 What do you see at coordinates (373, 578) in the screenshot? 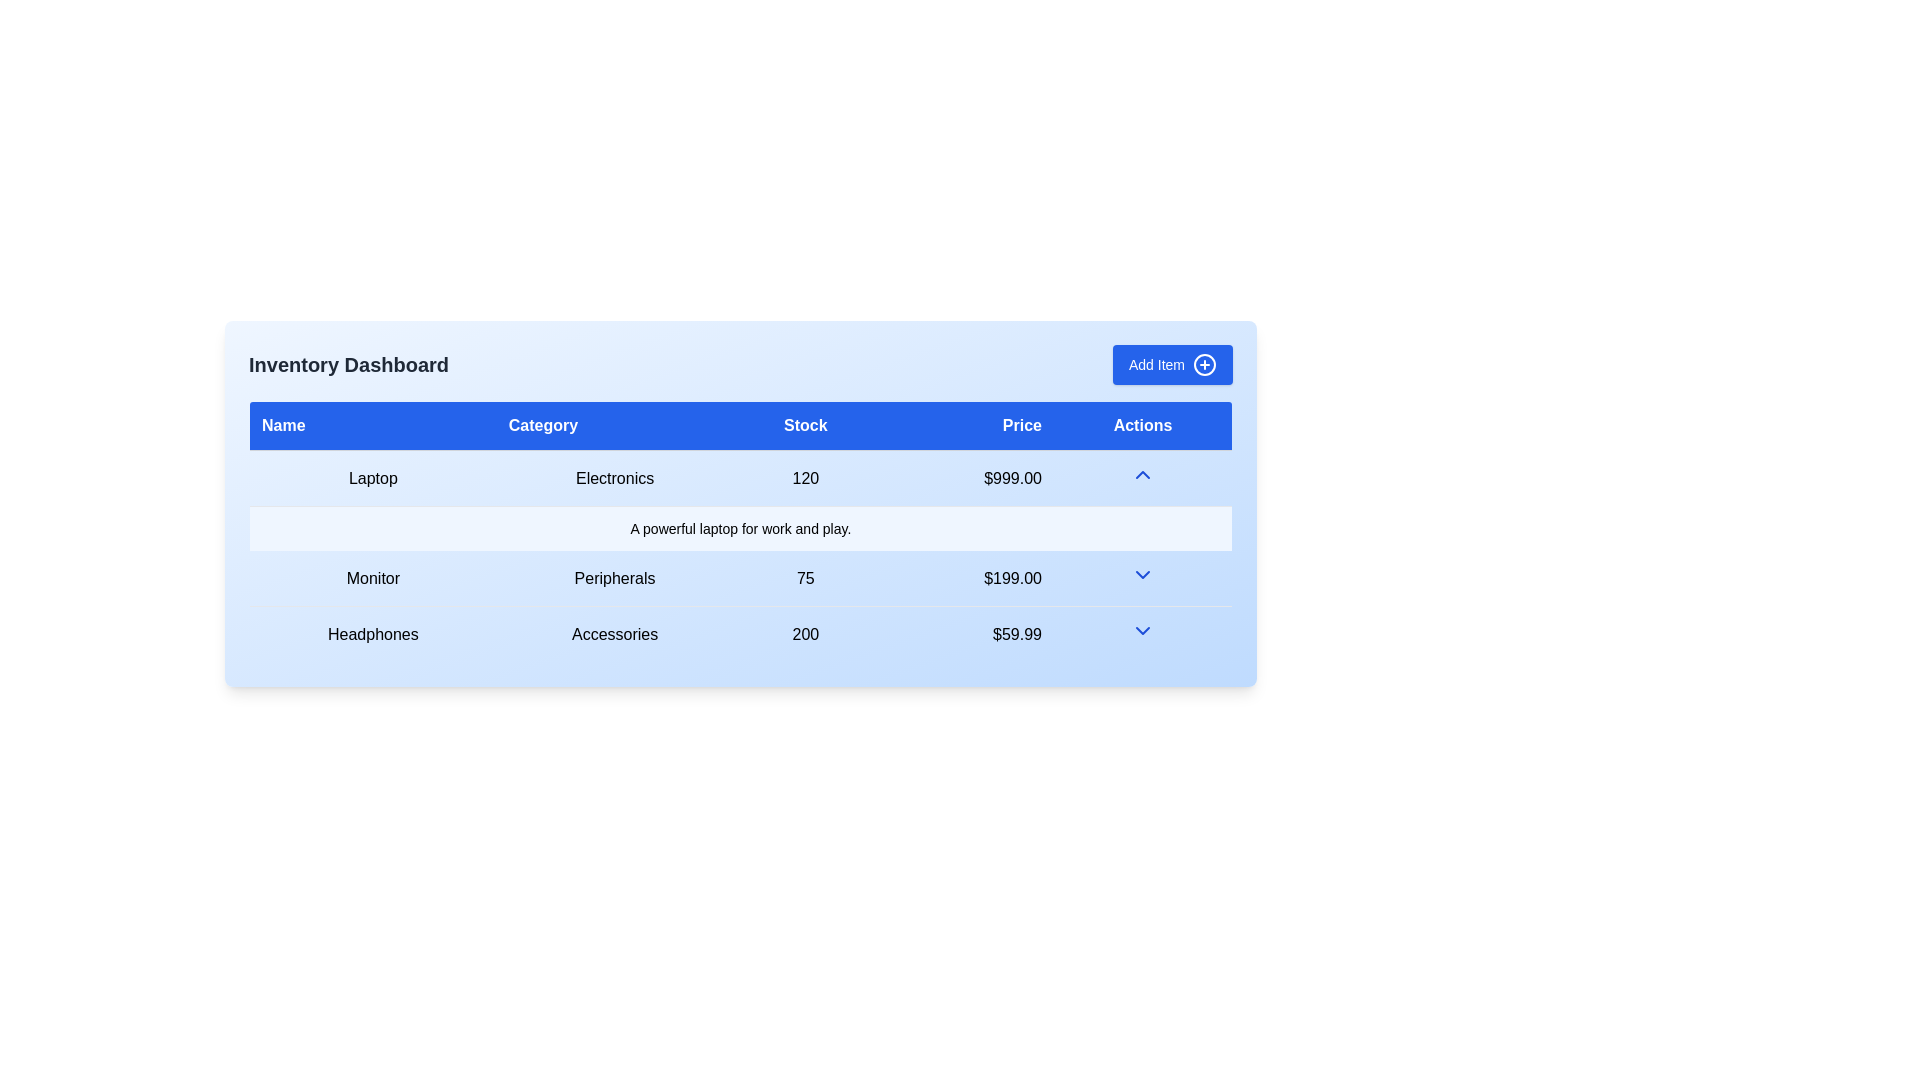
I see `the Label element containing the text 'Monitor', which has a light blue background and is positioned under the 'Name' column header` at bounding box center [373, 578].